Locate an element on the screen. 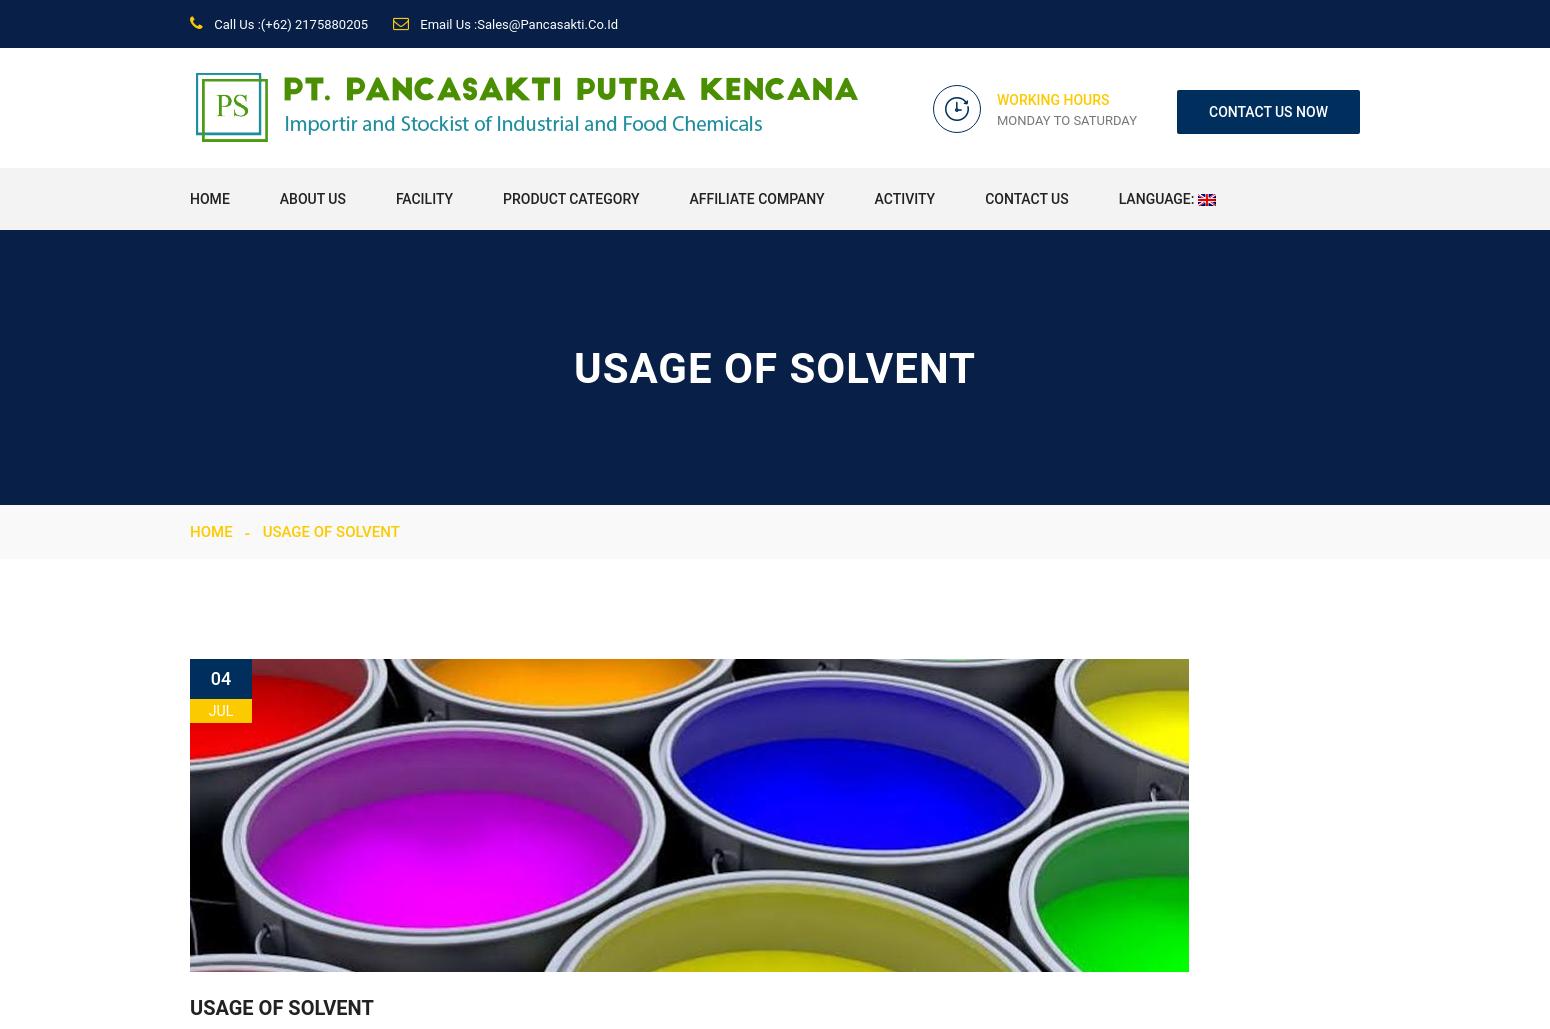 The image size is (1550, 1029). 'Jul' is located at coordinates (219, 710).